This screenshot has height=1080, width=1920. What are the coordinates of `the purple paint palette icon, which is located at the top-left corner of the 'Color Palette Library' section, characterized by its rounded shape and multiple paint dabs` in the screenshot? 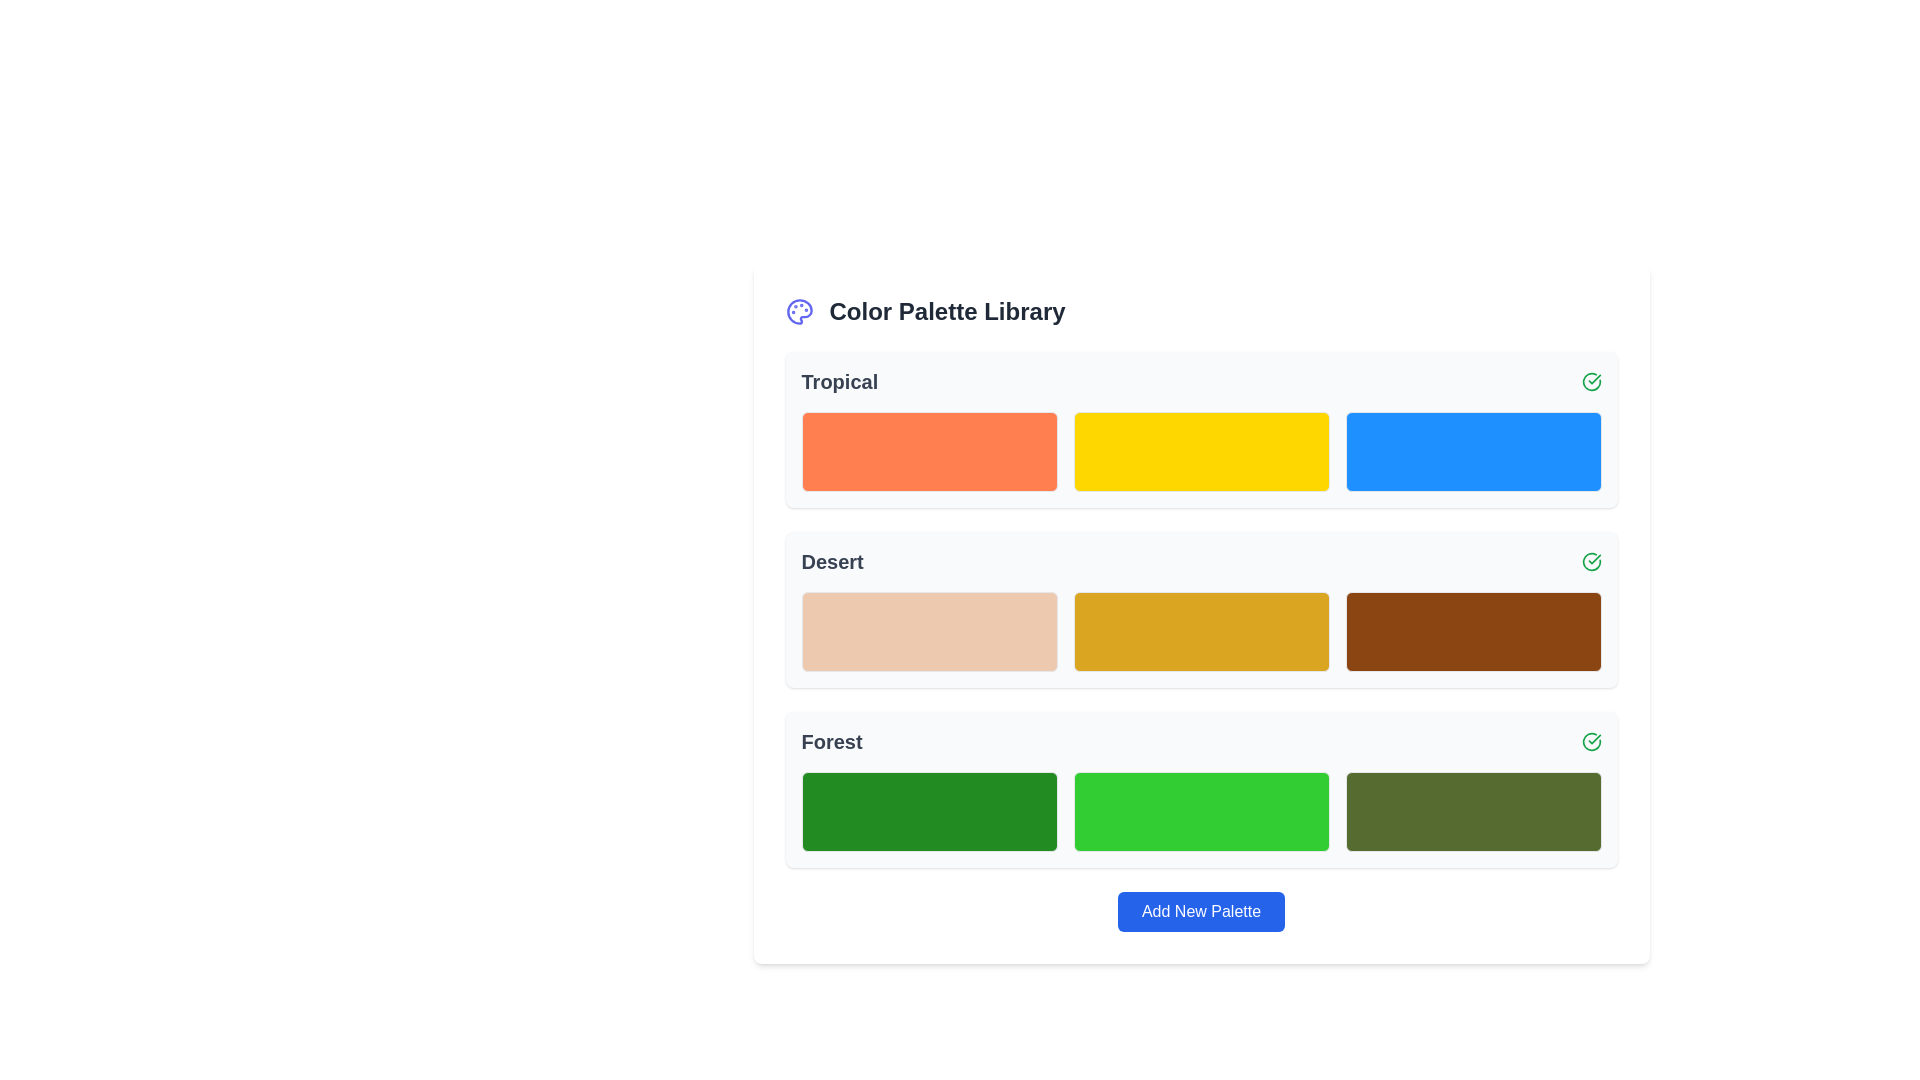 It's located at (798, 312).